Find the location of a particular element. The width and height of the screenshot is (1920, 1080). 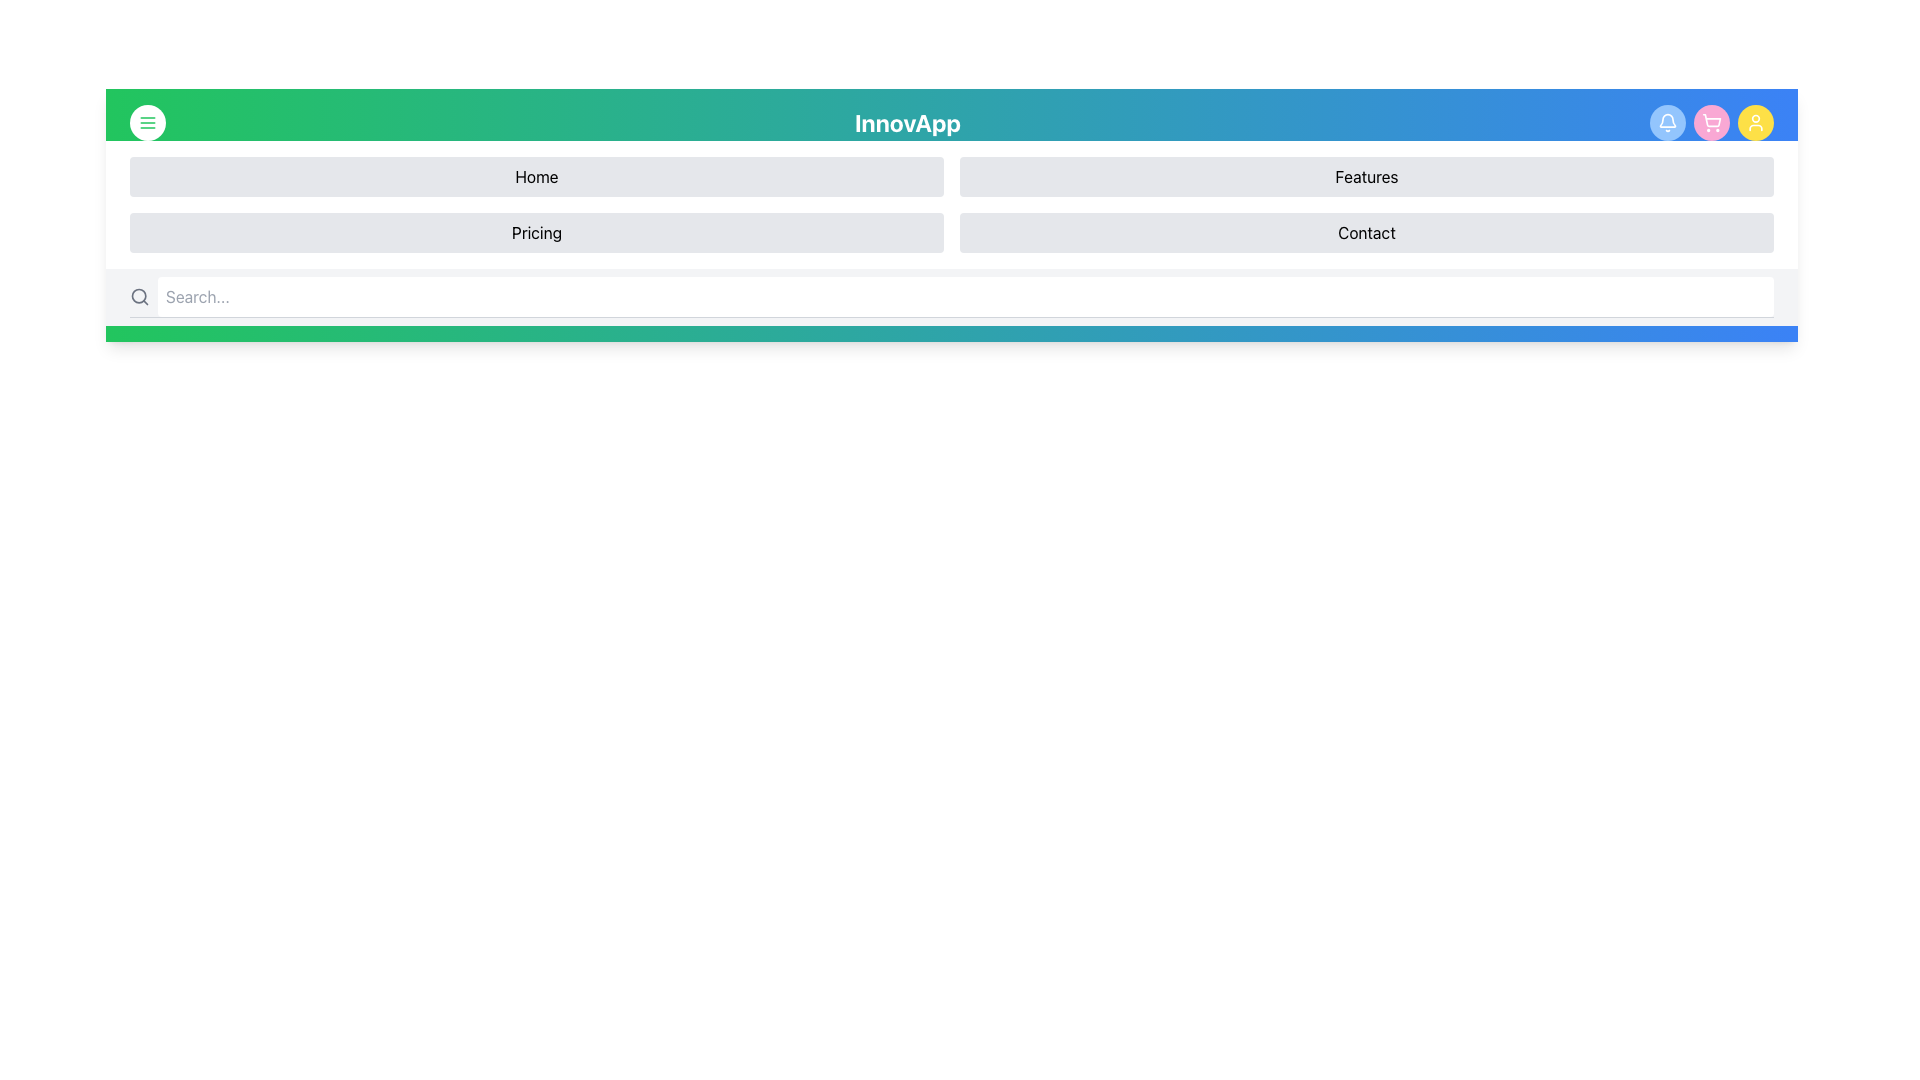

the 'Features' button located in the top-right section of the navigation bar is located at coordinates (1366, 176).